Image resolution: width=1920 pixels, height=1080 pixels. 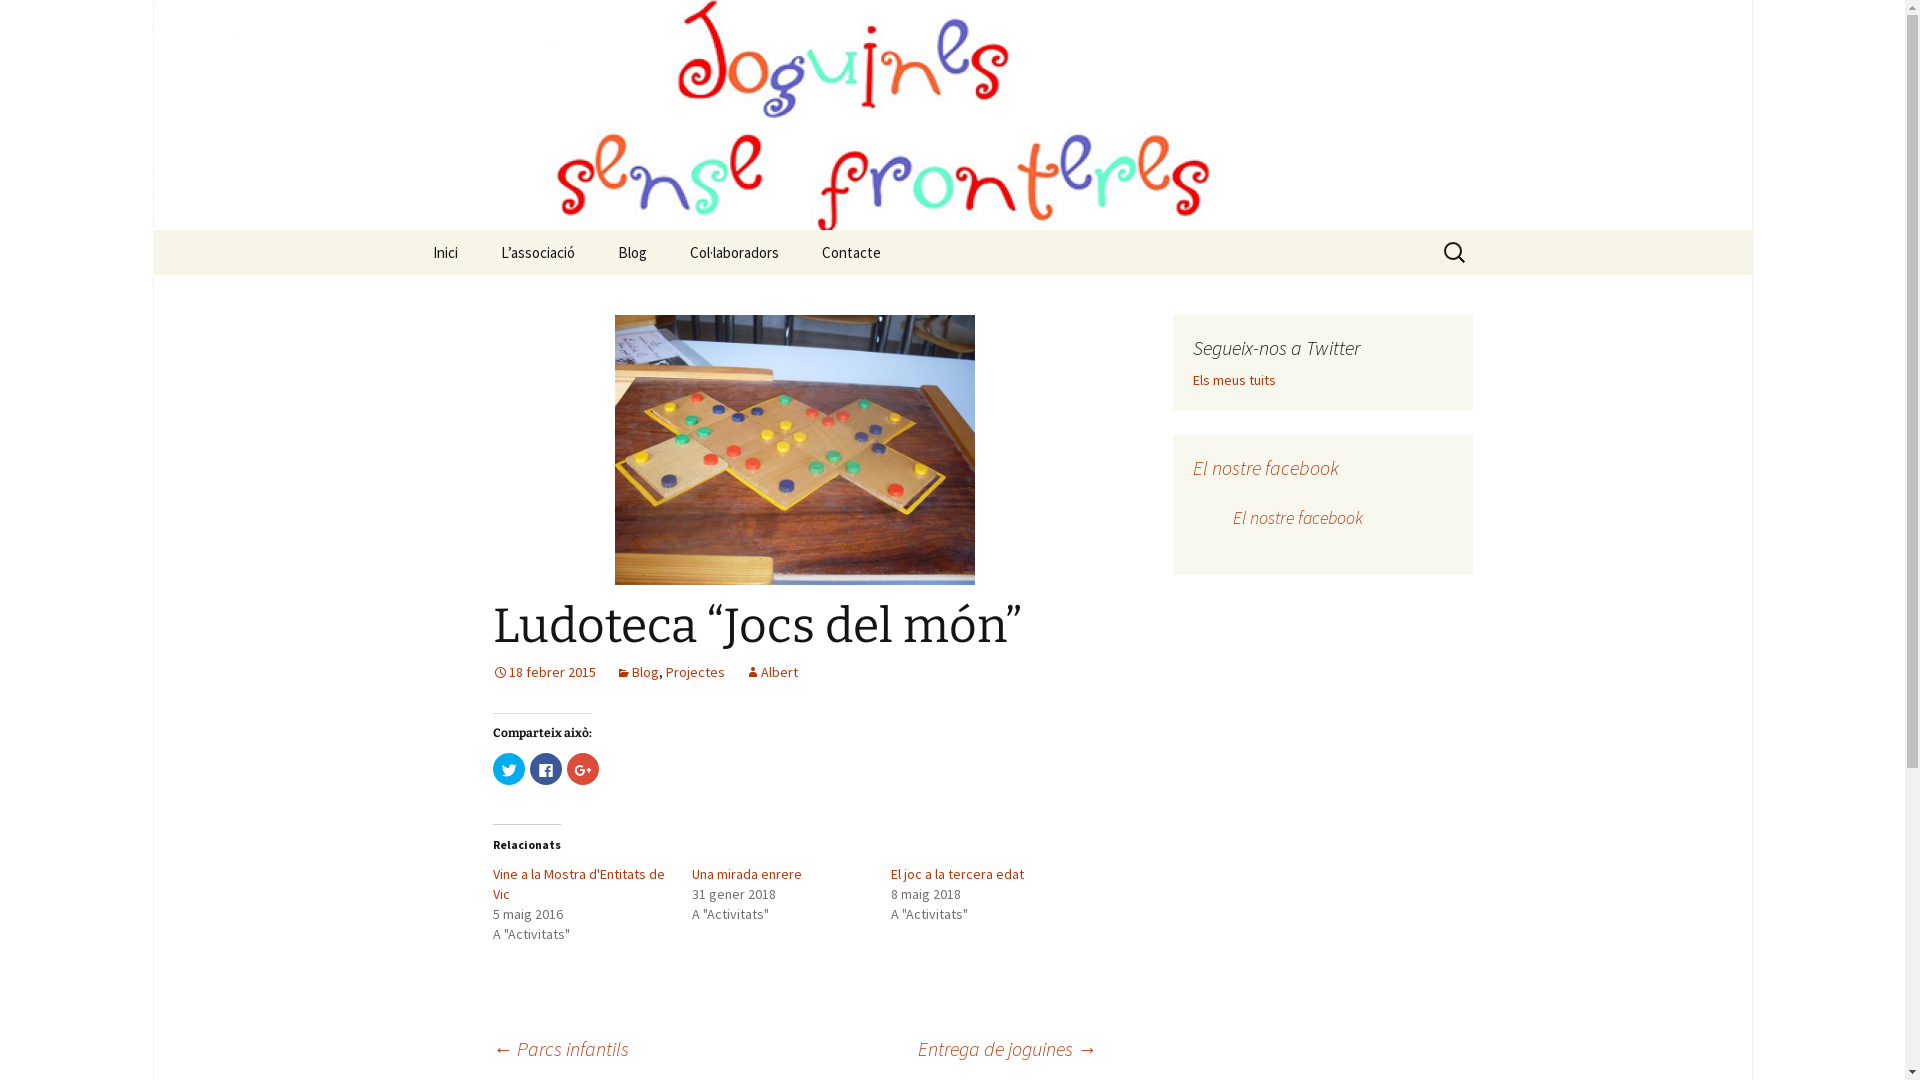 I want to click on 'Cerca', so click(x=24, y=22).